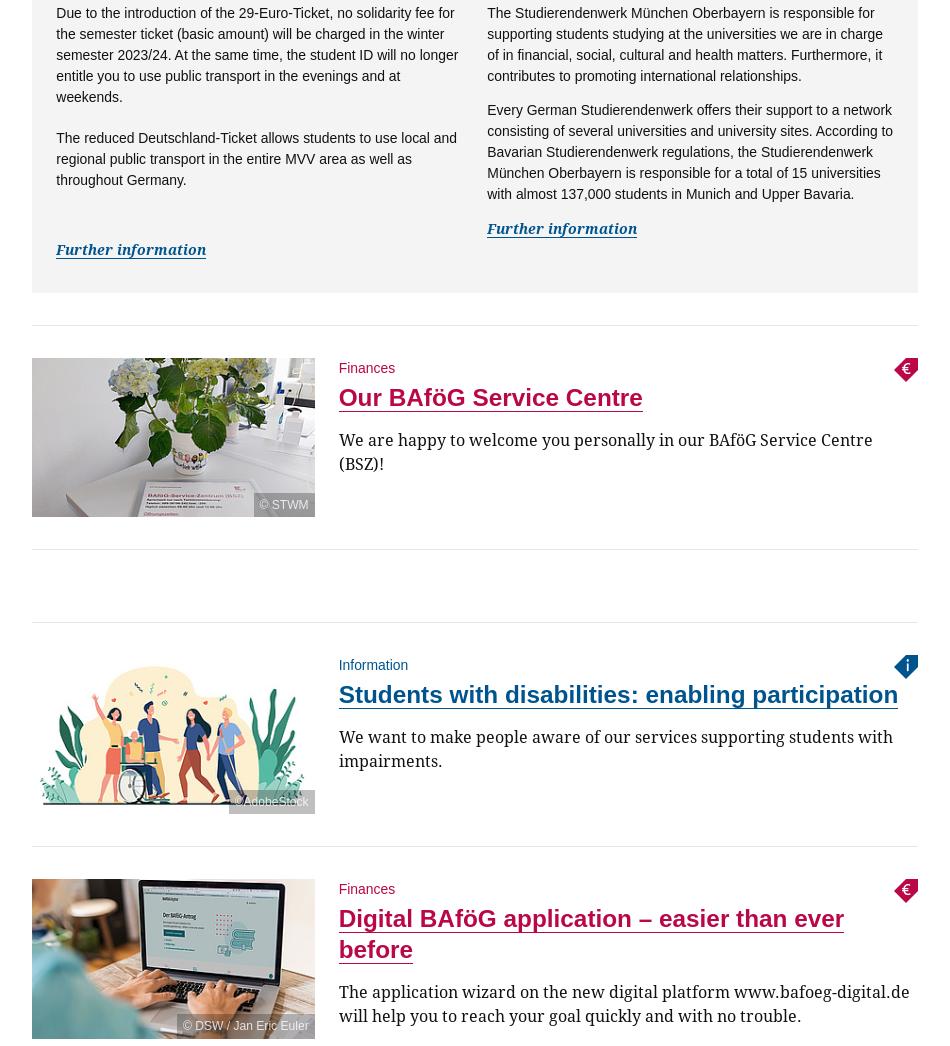  What do you see at coordinates (590, 933) in the screenshot?
I see `'Digital BAföG application – easier than ever before'` at bounding box center [590, 933].